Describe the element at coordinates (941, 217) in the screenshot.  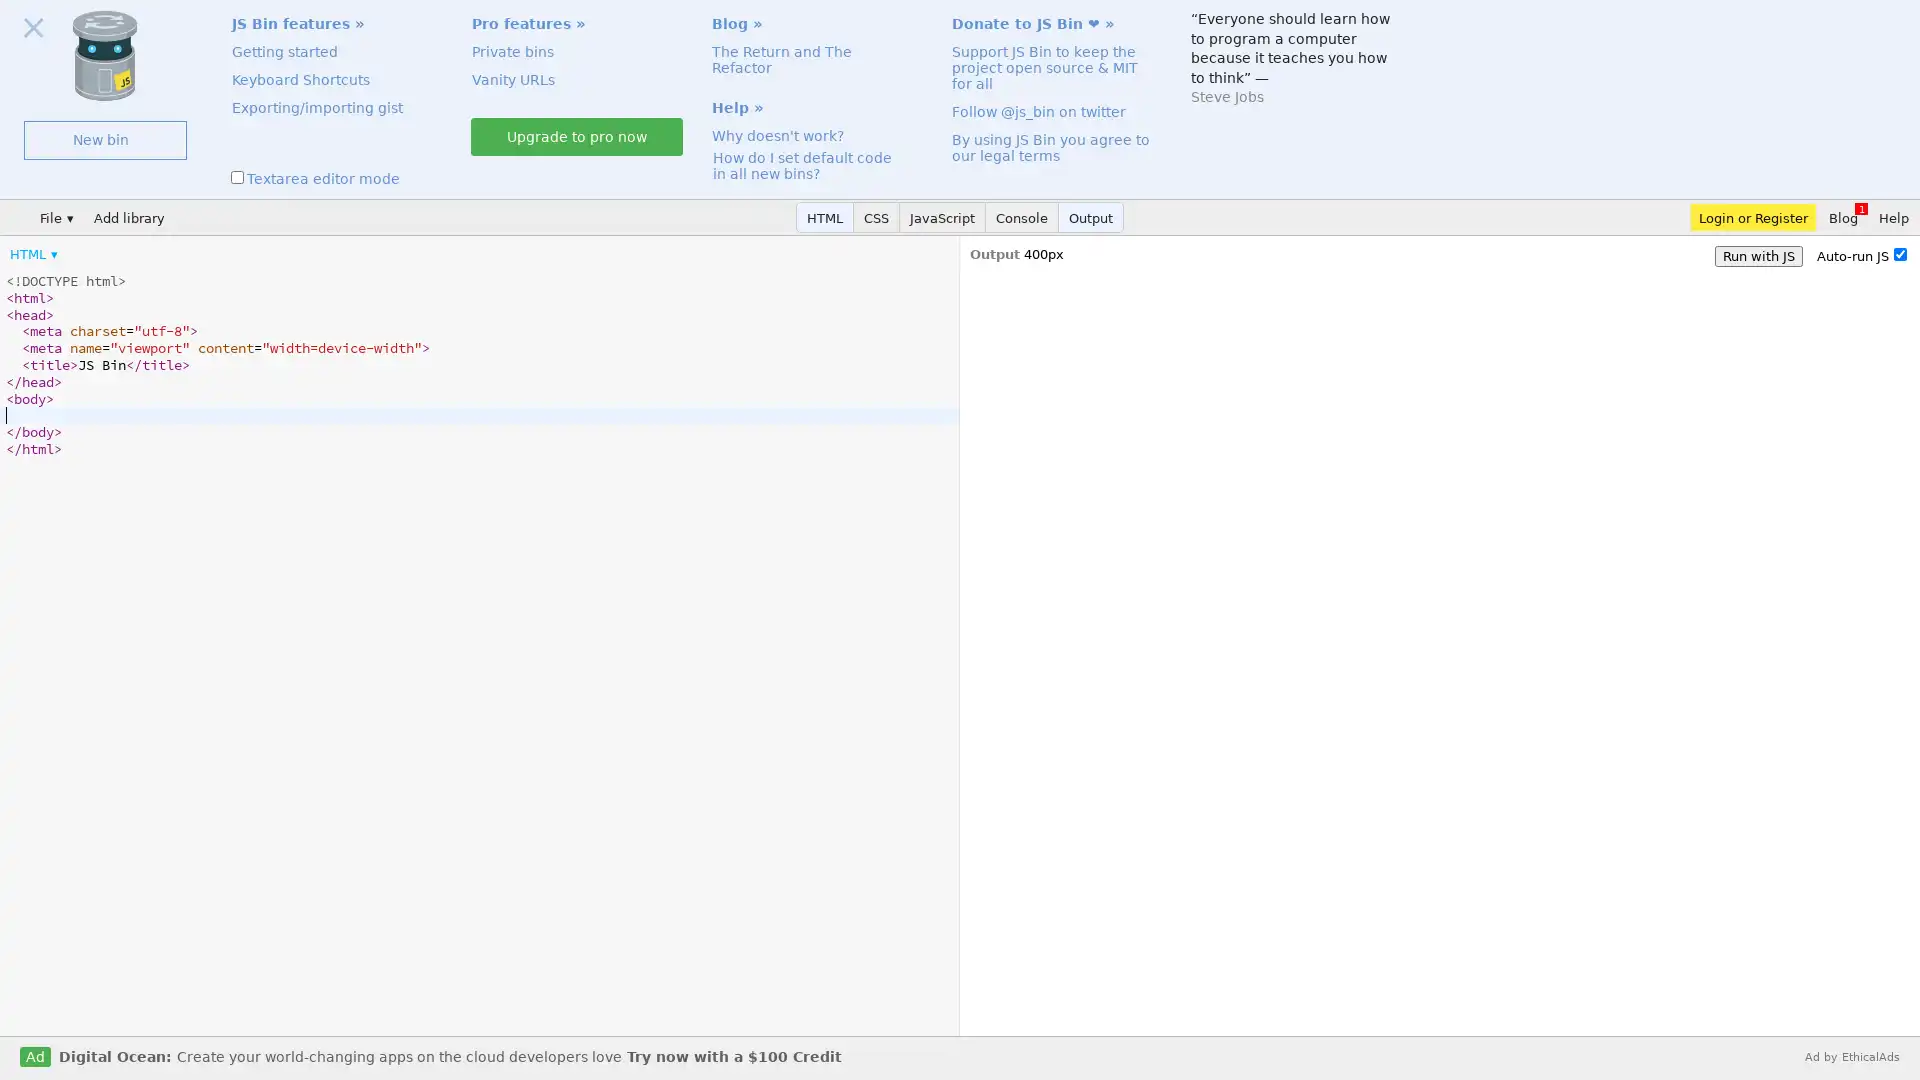
I see `JavaScript Panel: Inactive` at that location.